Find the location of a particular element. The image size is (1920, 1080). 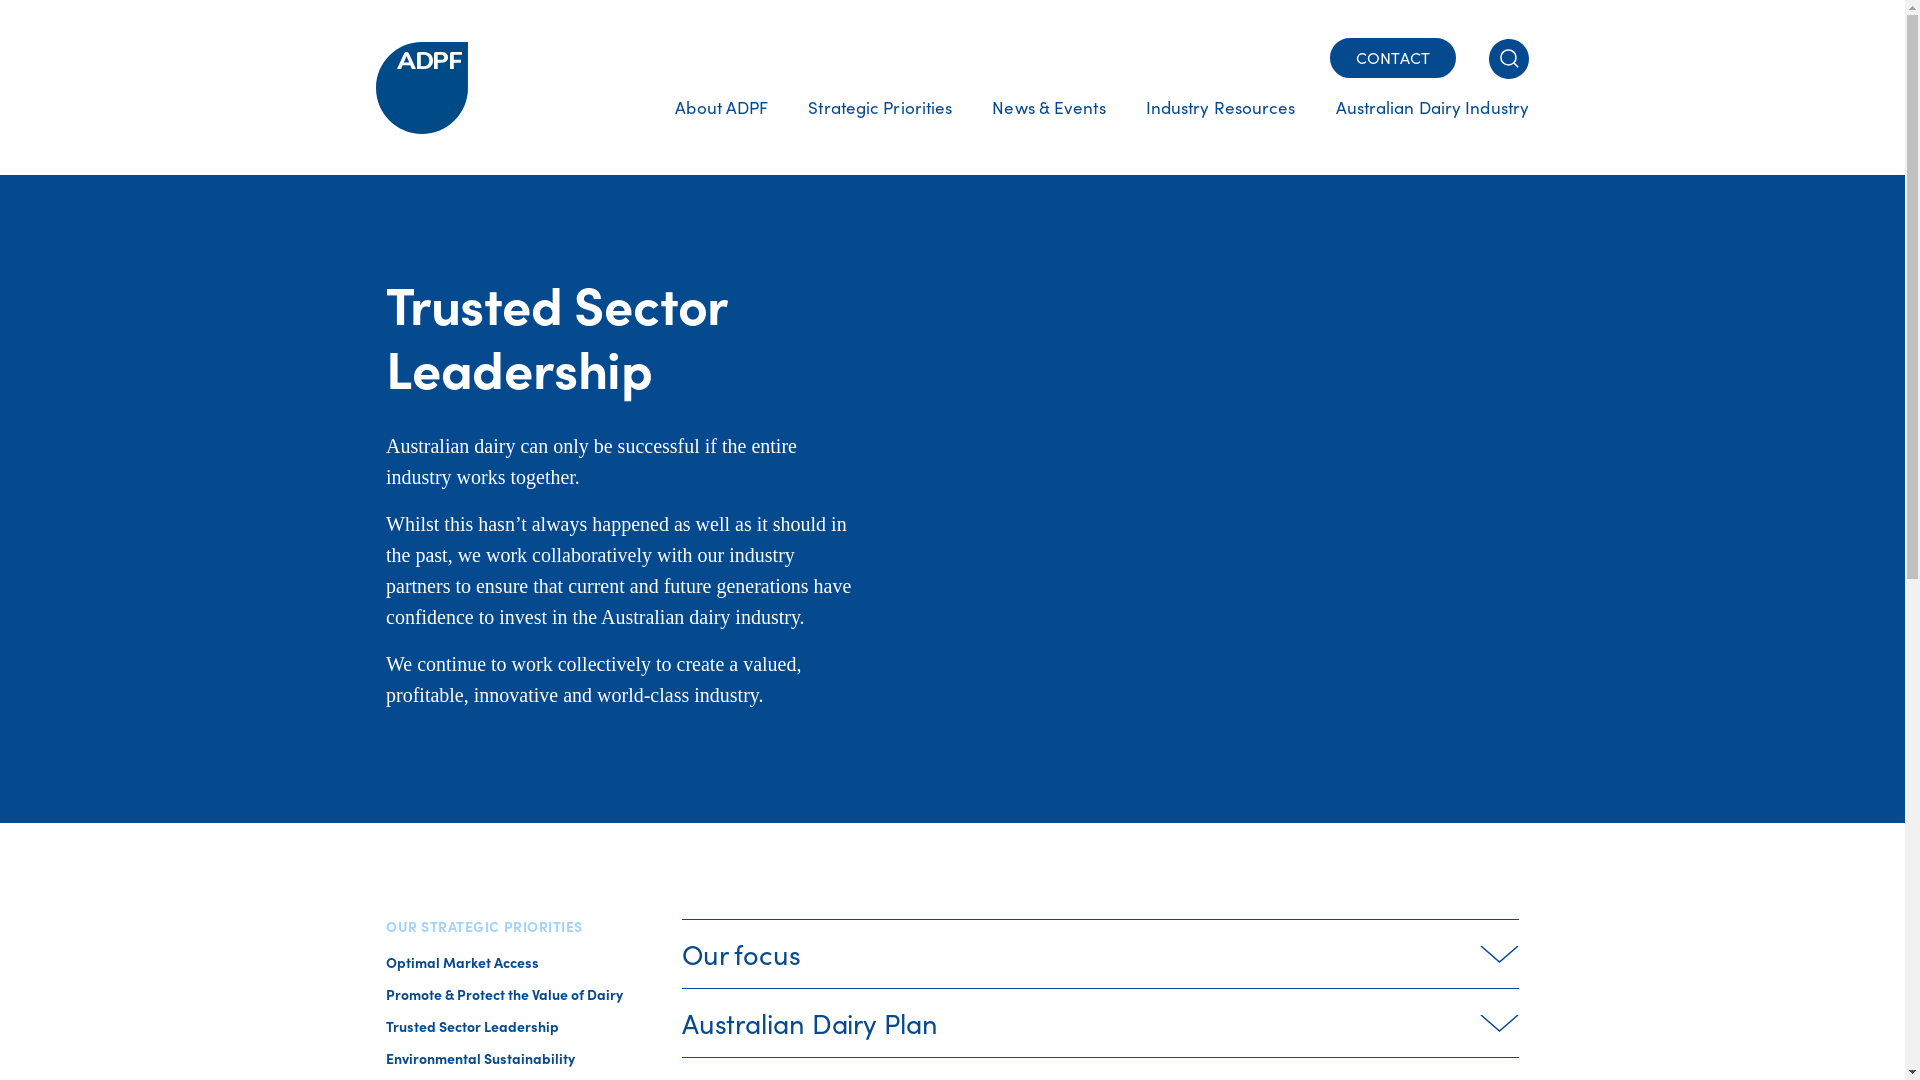

'open search modal' is located at coordinates (1508, 56).